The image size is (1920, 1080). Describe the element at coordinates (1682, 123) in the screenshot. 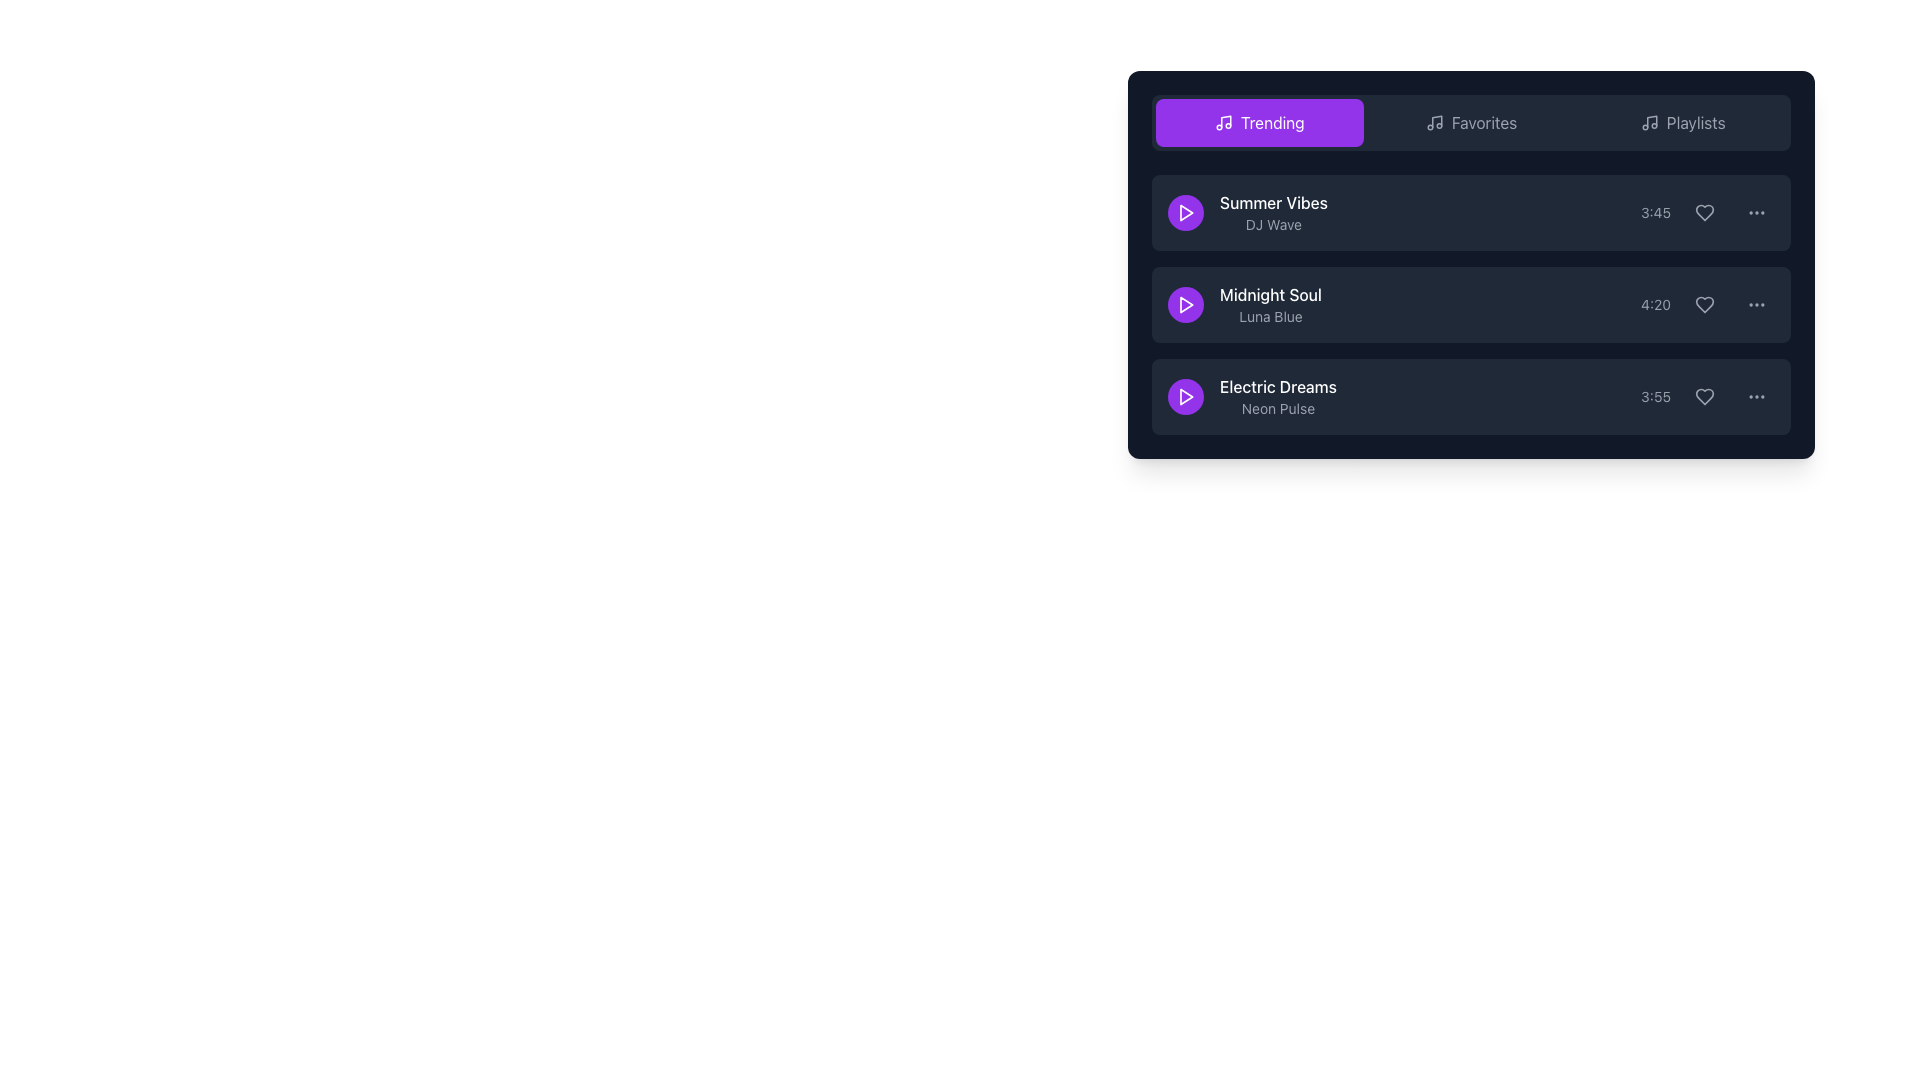

I see `the 'Playlists' button in the navigation tab` at that location.